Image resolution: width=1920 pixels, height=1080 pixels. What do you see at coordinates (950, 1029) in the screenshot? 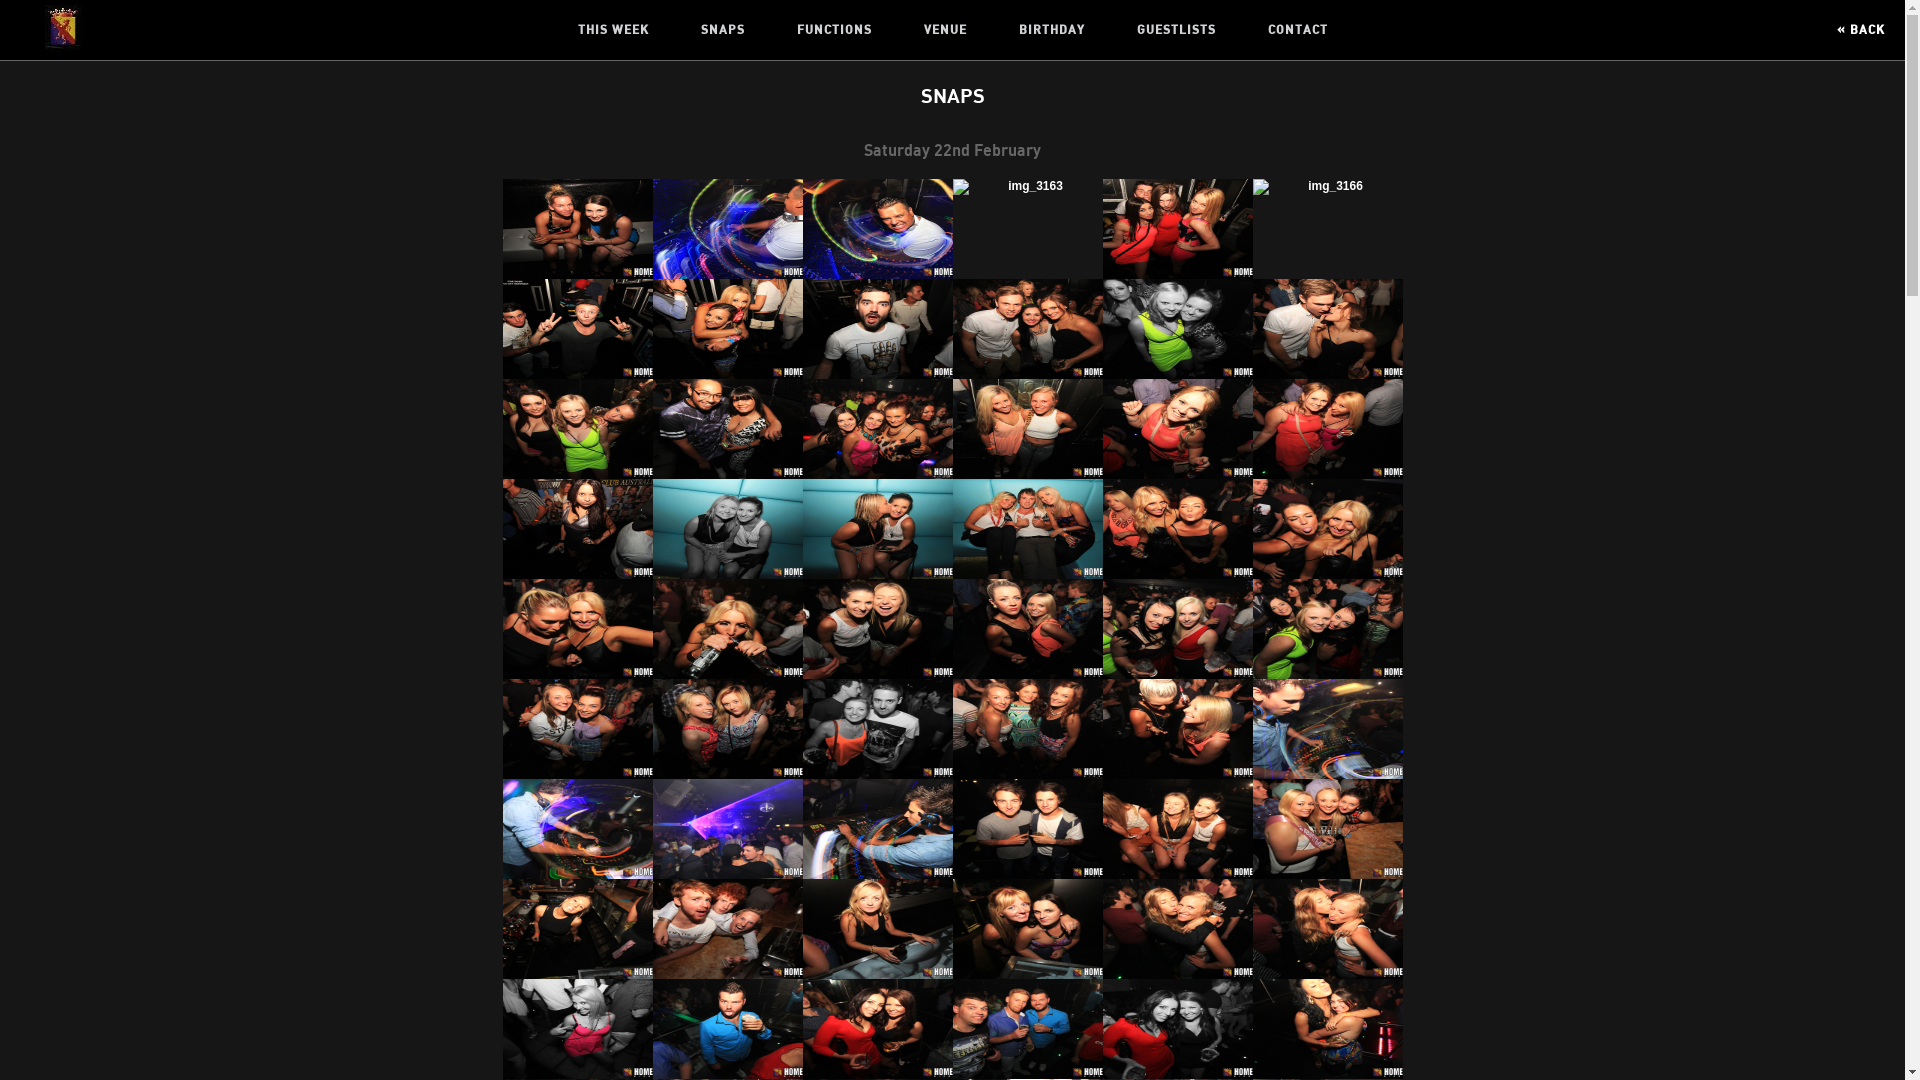
I see `' '` at bounding box center [950, 1029].